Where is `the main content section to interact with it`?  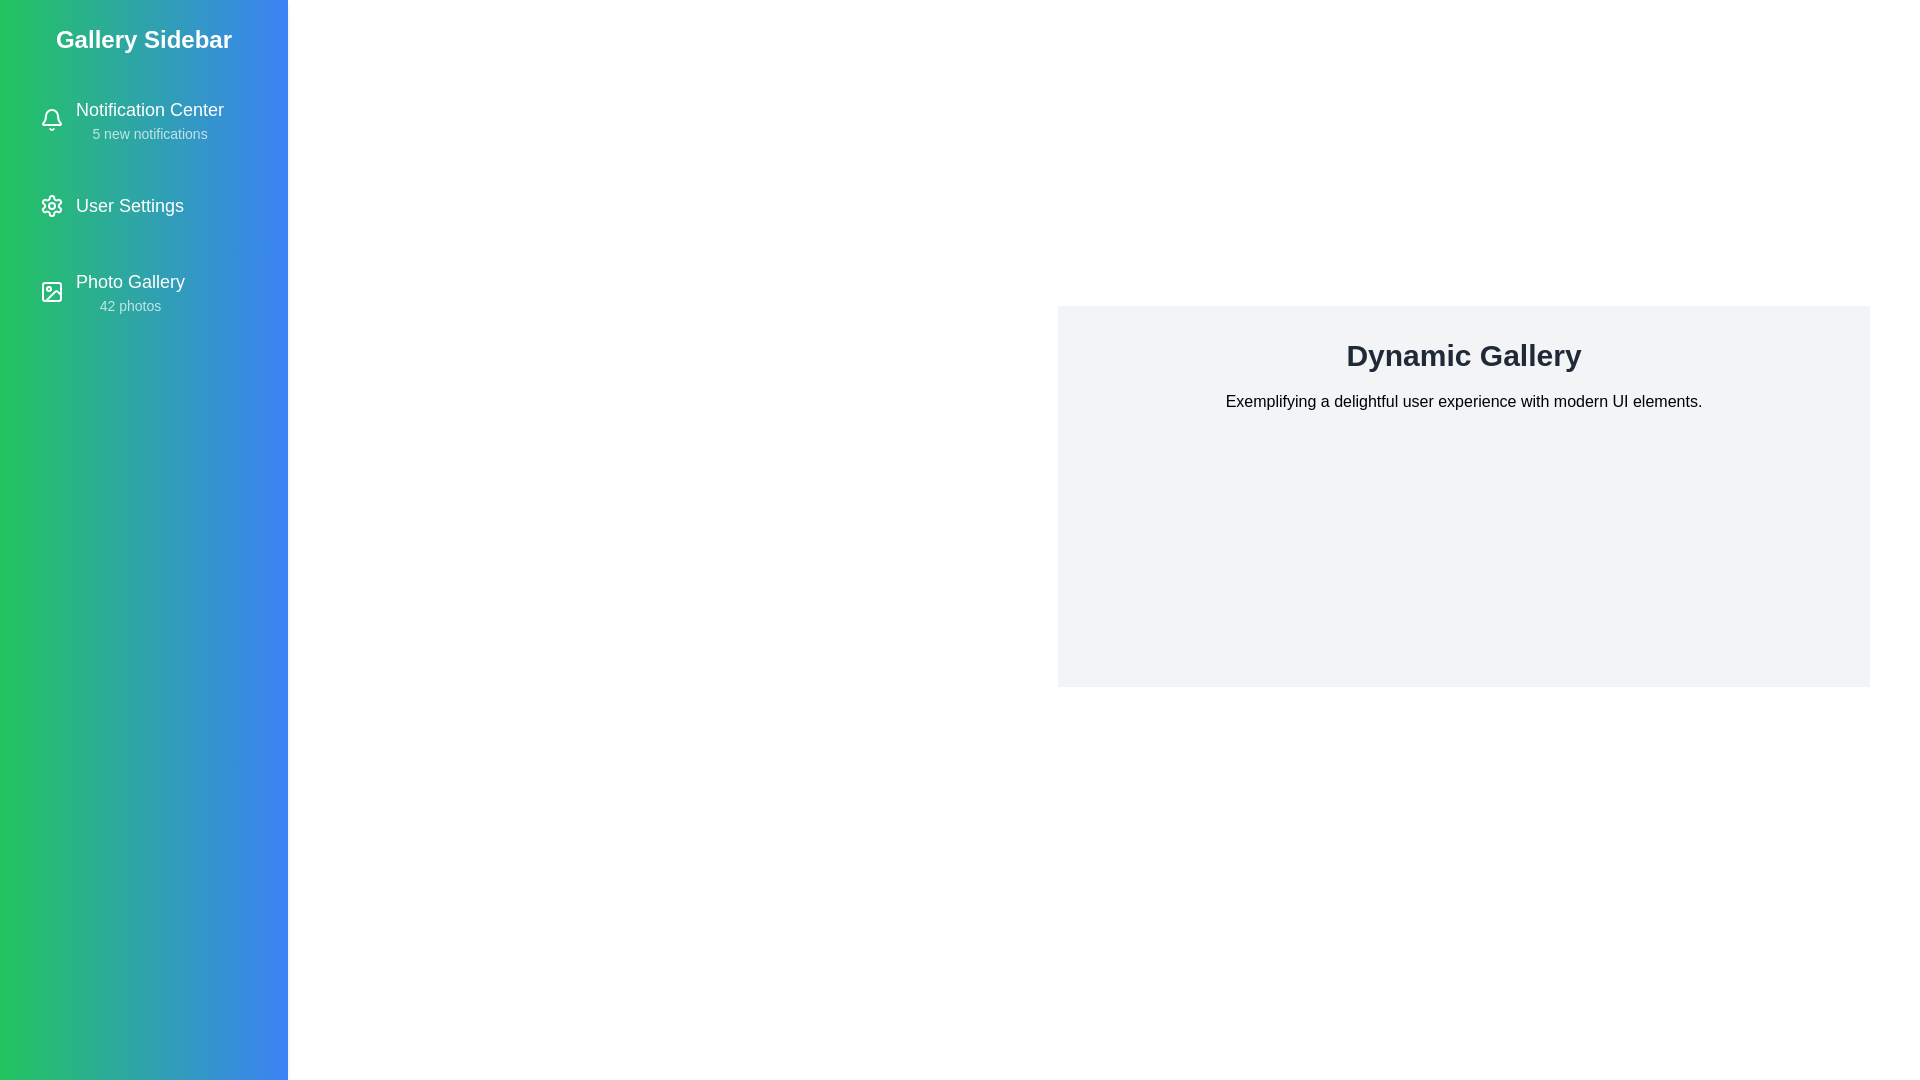 the main content section to interact with it is located at coordinates (1464, 845).